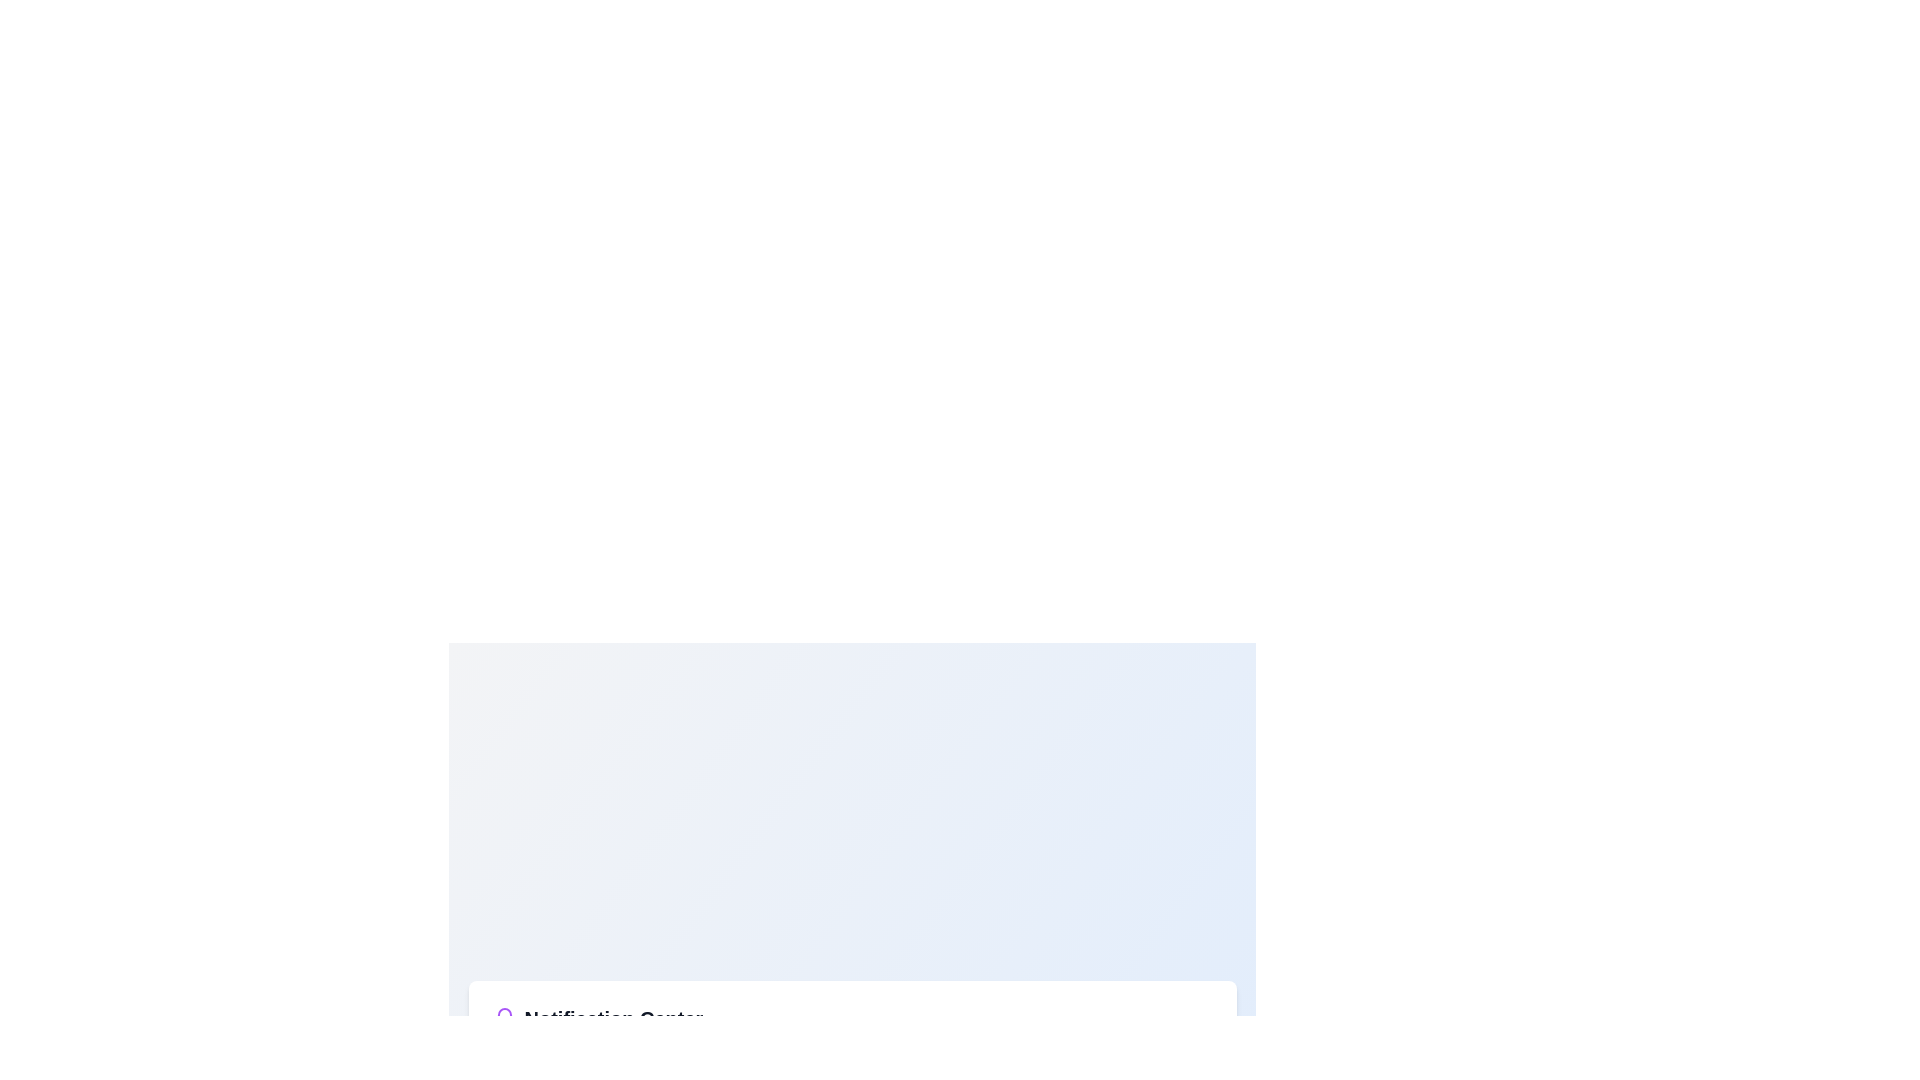 The height and width of the screenshot is (1080, 1920). Describe the element at coordinates (504, 1018) in the screenshot. I see `the bell icon located to the left of the 'Notification Center' text` at that location.